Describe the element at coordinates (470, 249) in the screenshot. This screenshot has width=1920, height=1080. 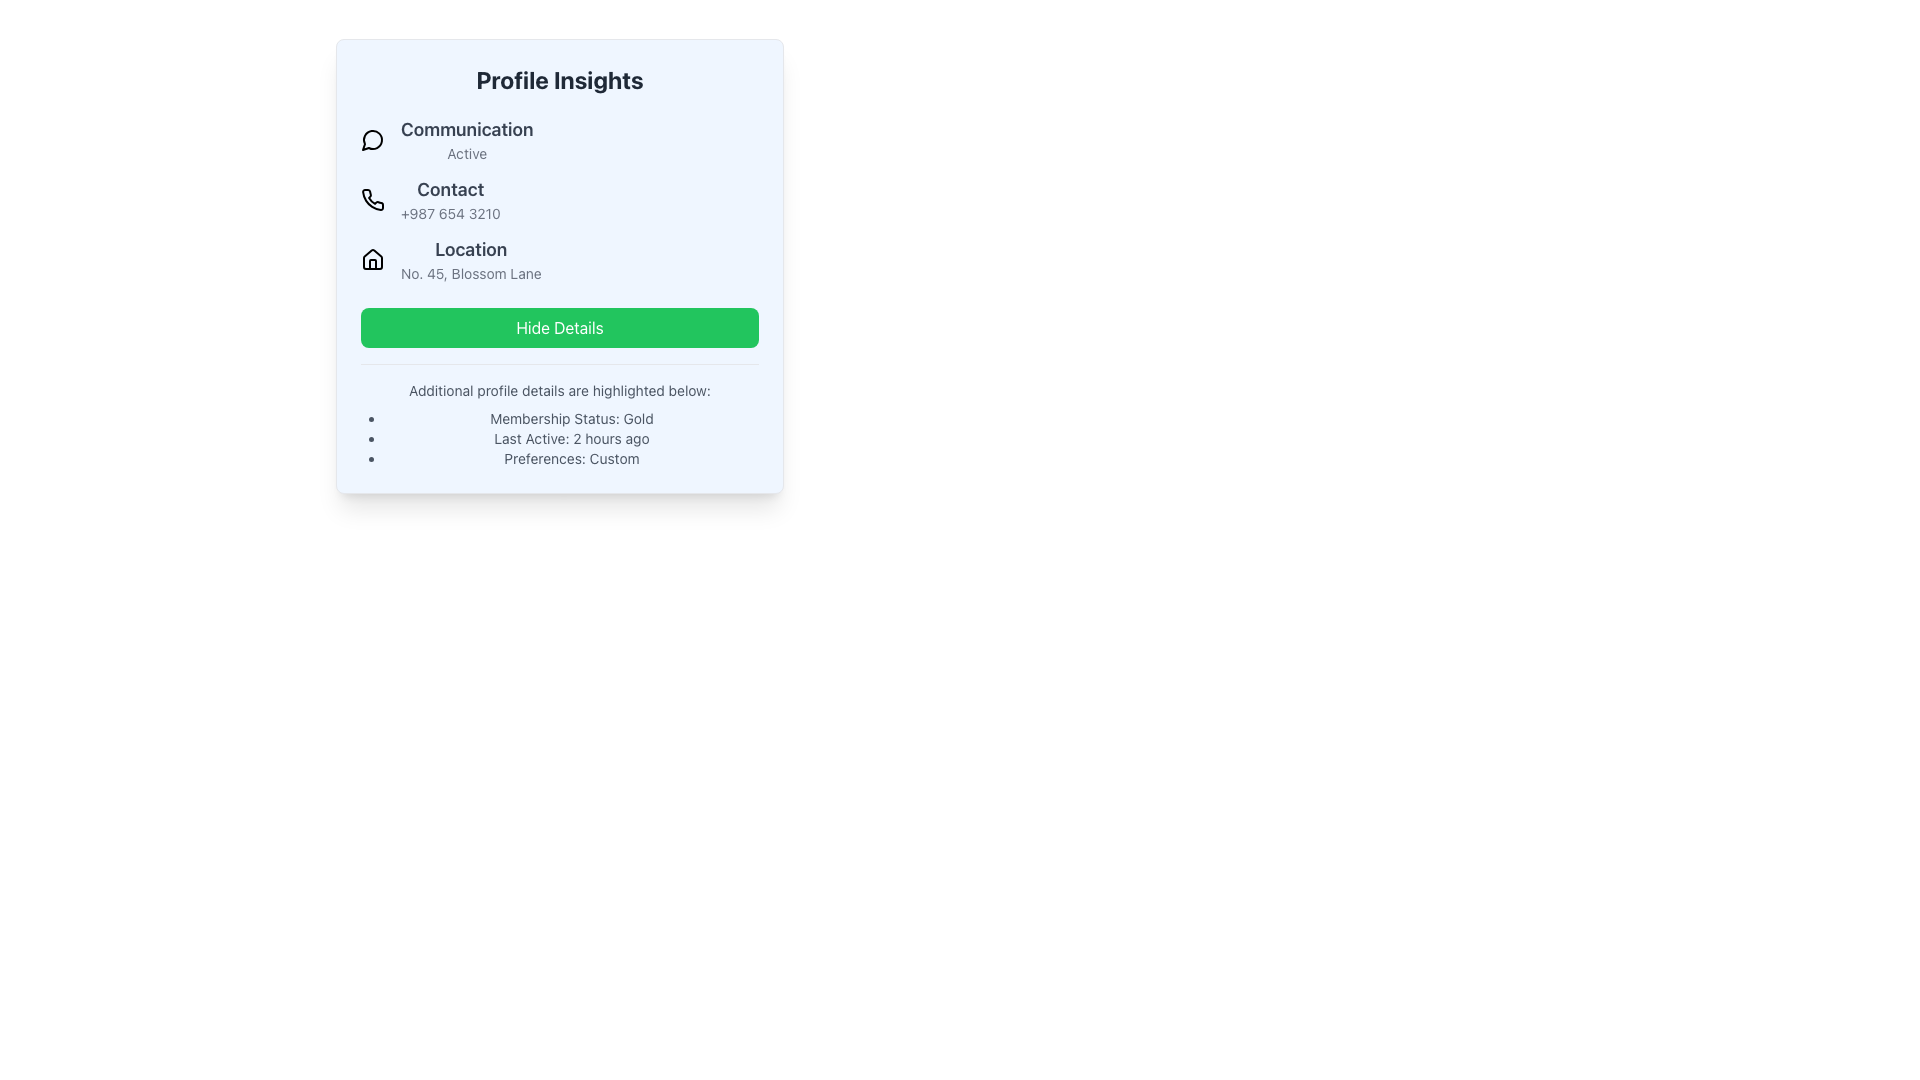
I see `the 'Location' text label, which serves as a header for the address details displayed below it, located in the card layout` at that location.